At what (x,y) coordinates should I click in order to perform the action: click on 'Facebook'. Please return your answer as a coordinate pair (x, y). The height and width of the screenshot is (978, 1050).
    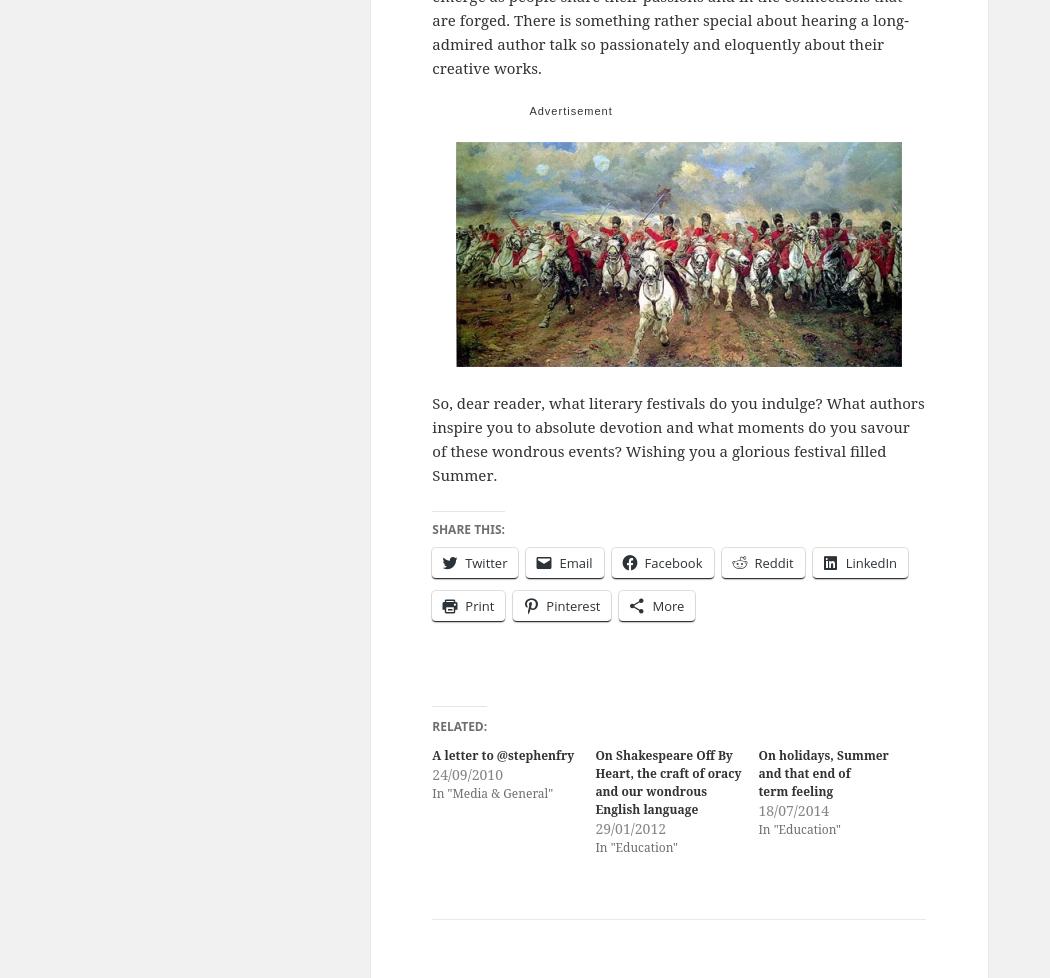
    Looking at the image, I should click on (672, 561).